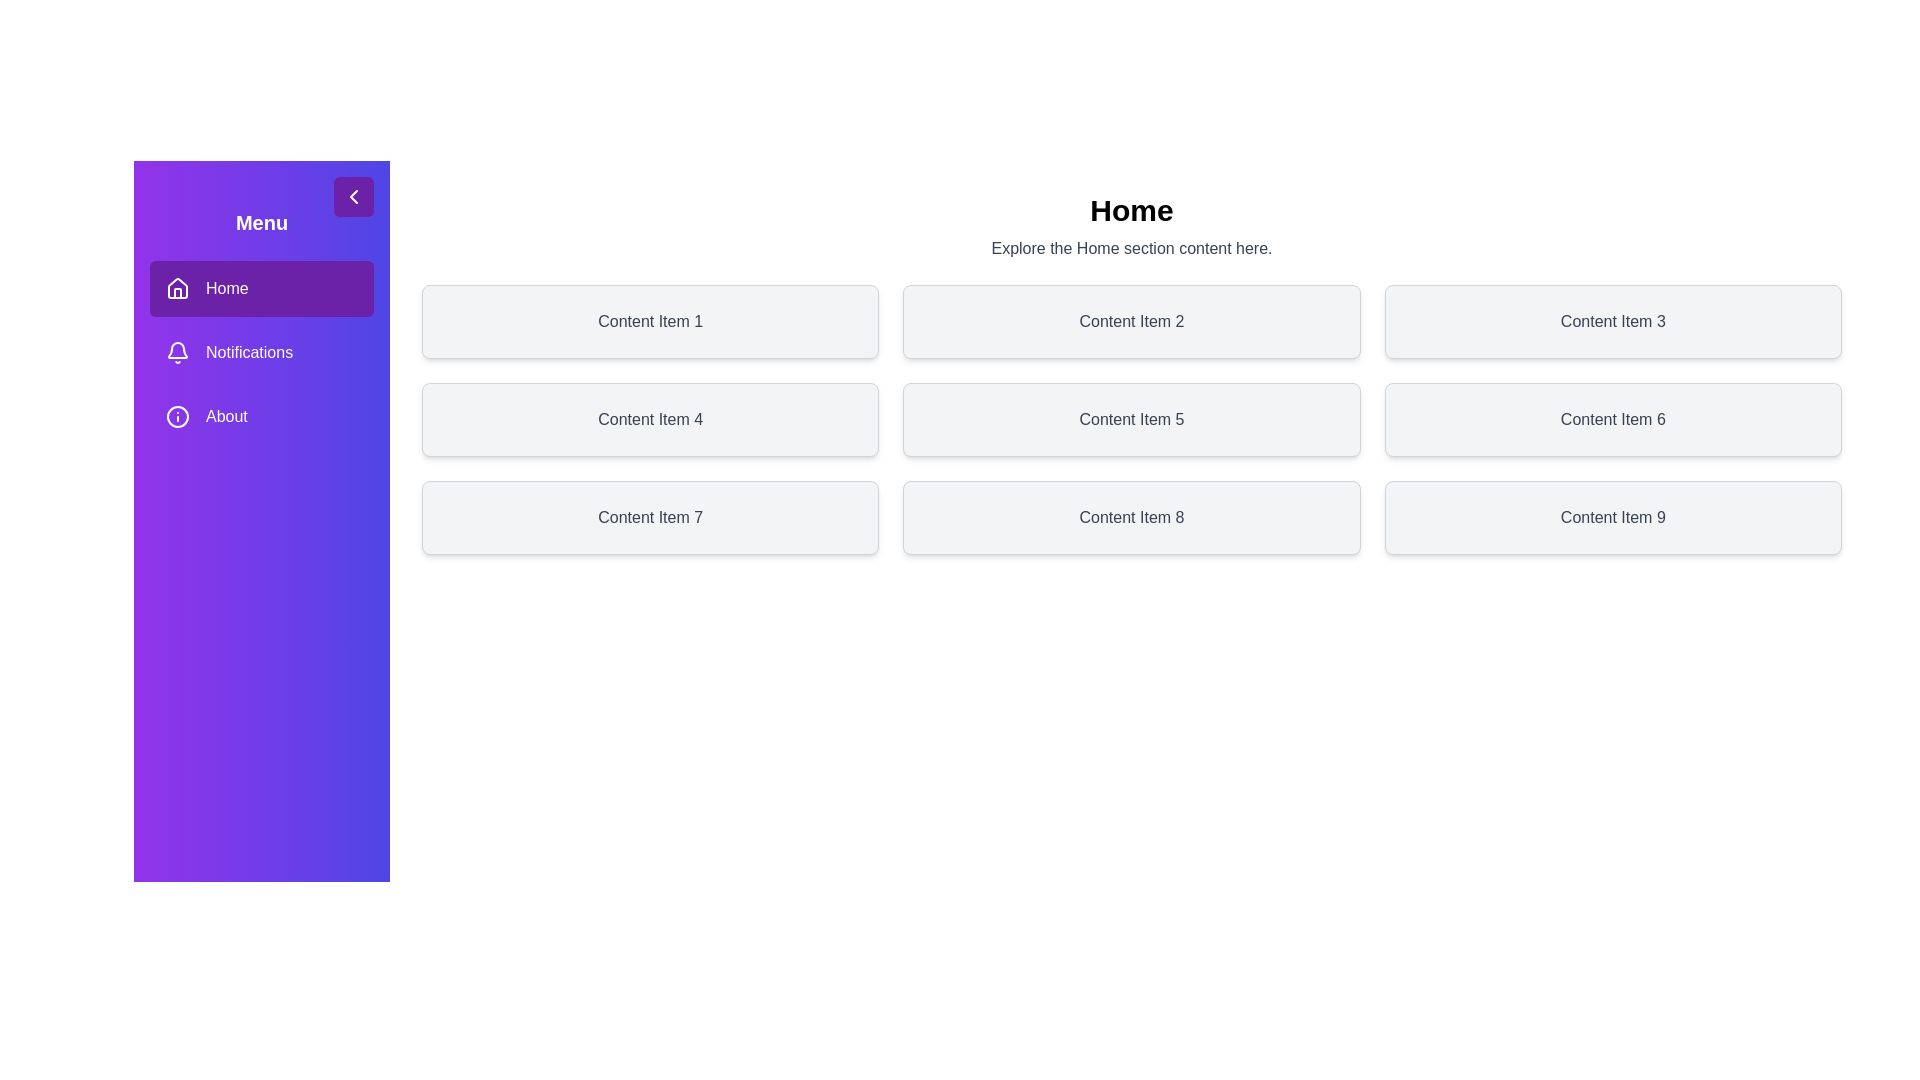 The image size is (1920, 1080). What do you see at coordinates (354, 196) in the screenshot?
I see `close button at the top-right corner of the drawer to toggle its visibility` at bounding box center [354, 196].